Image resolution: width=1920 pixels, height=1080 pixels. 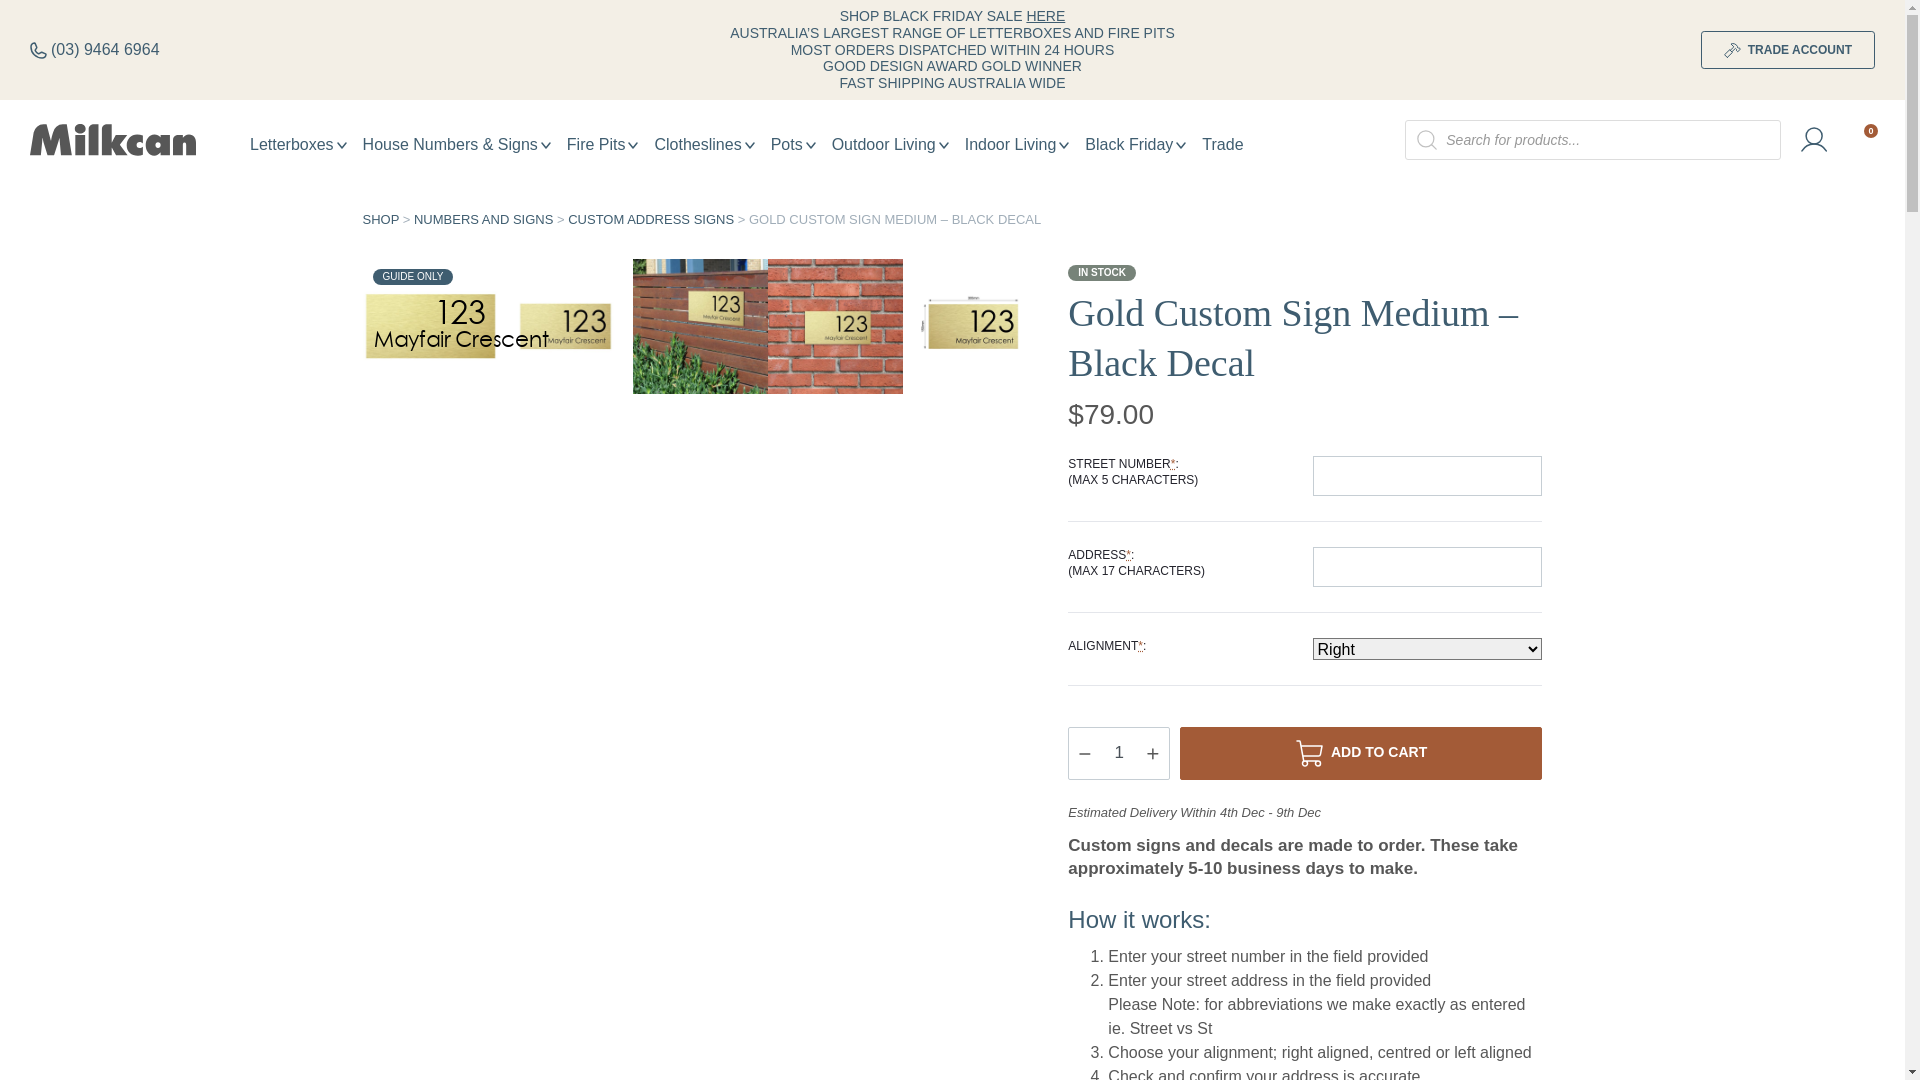 What do you see at coordinates (94, 49) in the screenshot?
I see `'(03) 9464 6964'` at bounding box center [94, 49].